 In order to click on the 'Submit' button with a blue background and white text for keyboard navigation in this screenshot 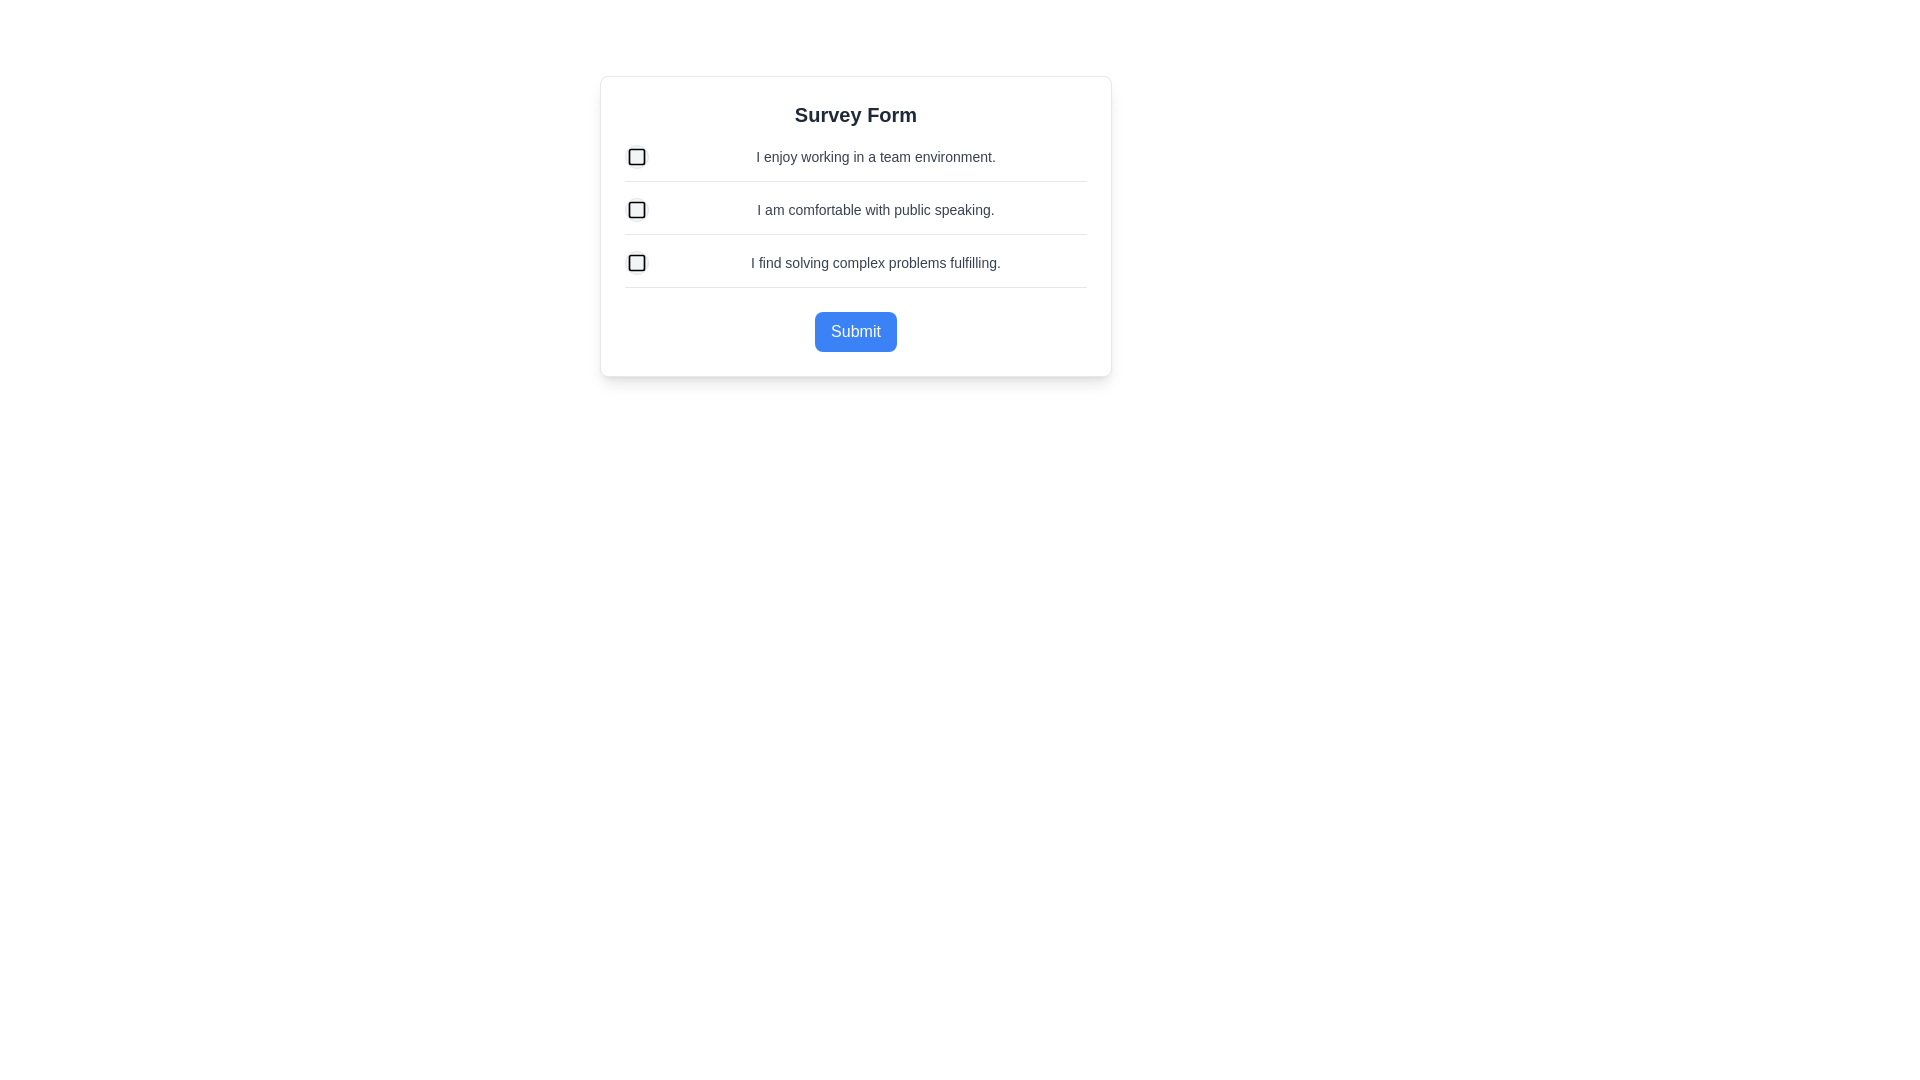, I will do `click(855, 330)`.